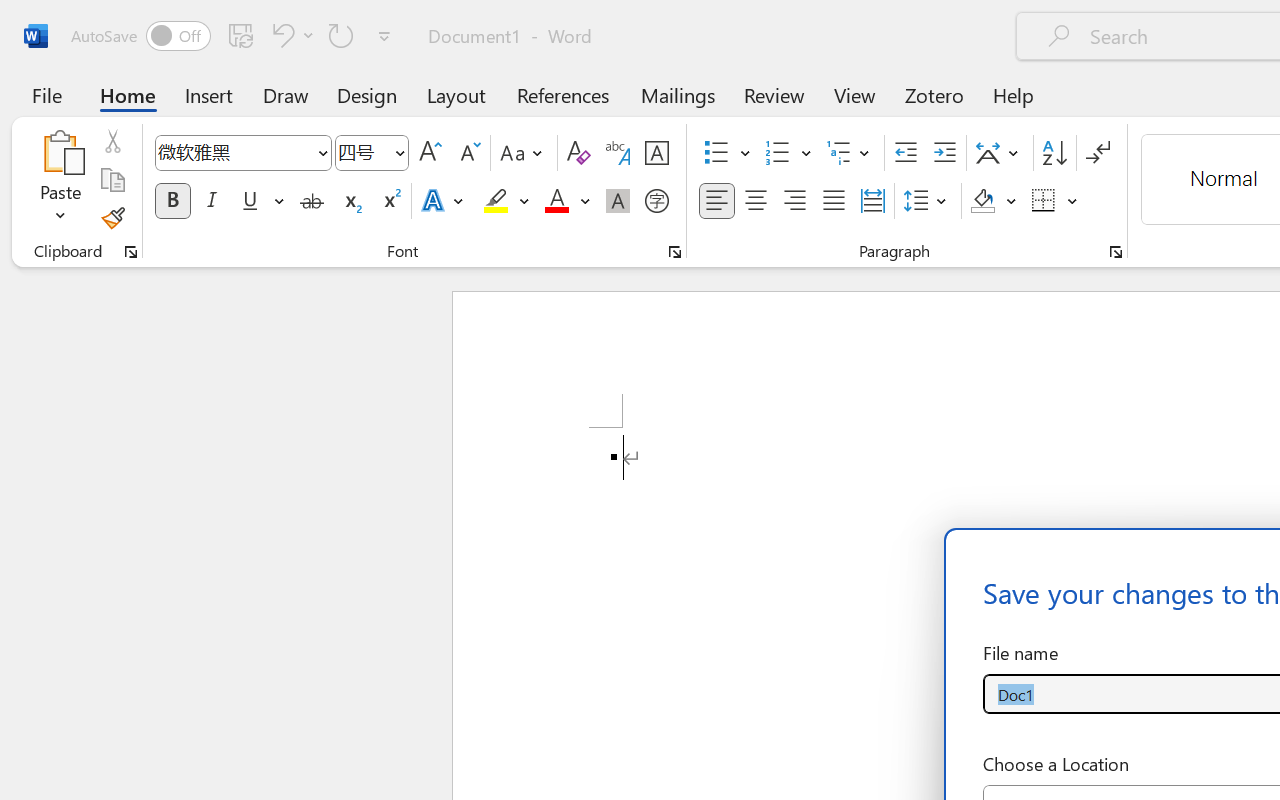 The height and width of the screenshot is (800, 1280). Describe the element at coordinates (289, 34) in the screenshot. I see `'Undo <ApplyStyleToDoc>b__0'` at that location.